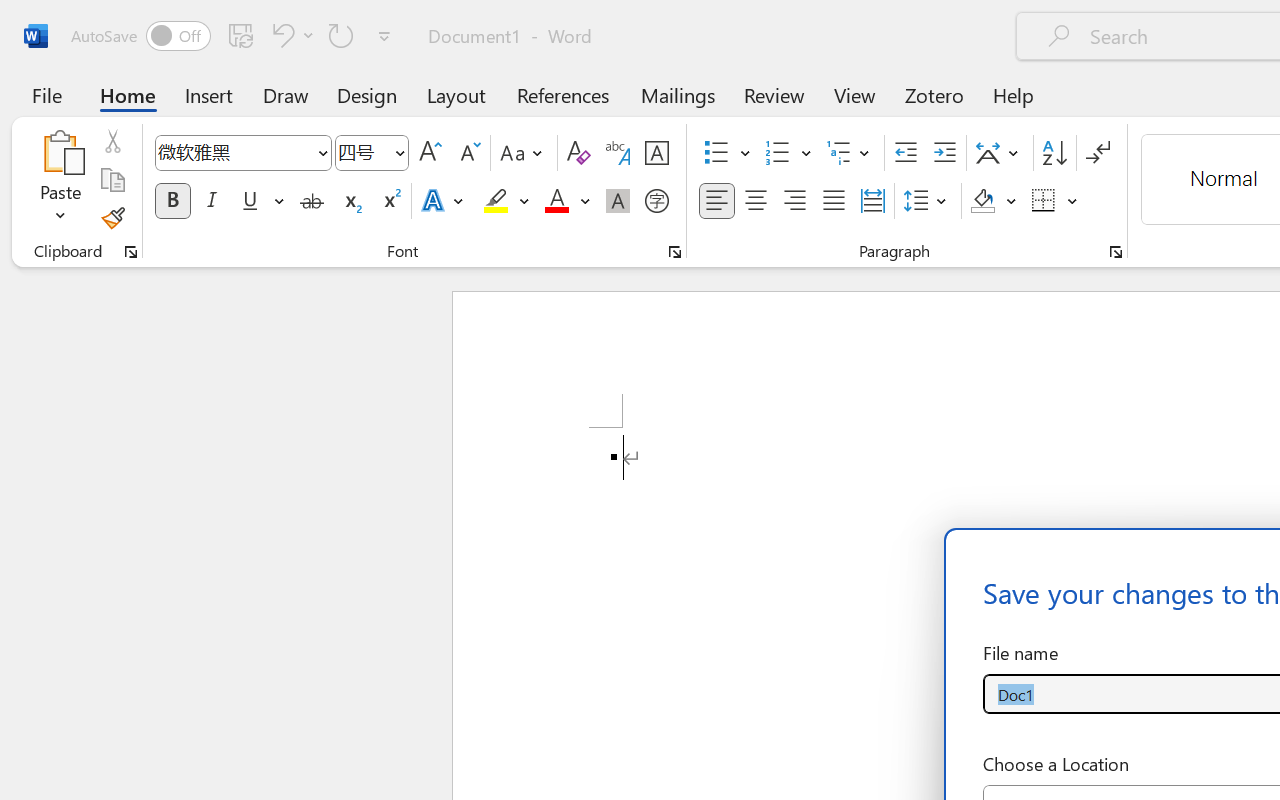 The height and width of the screenshot is (800, 1280). Describe the element at coordinates (289, 34) in the screenshot. I see `'Undo <ApplyStyleToDoc>b__0'` at that location.